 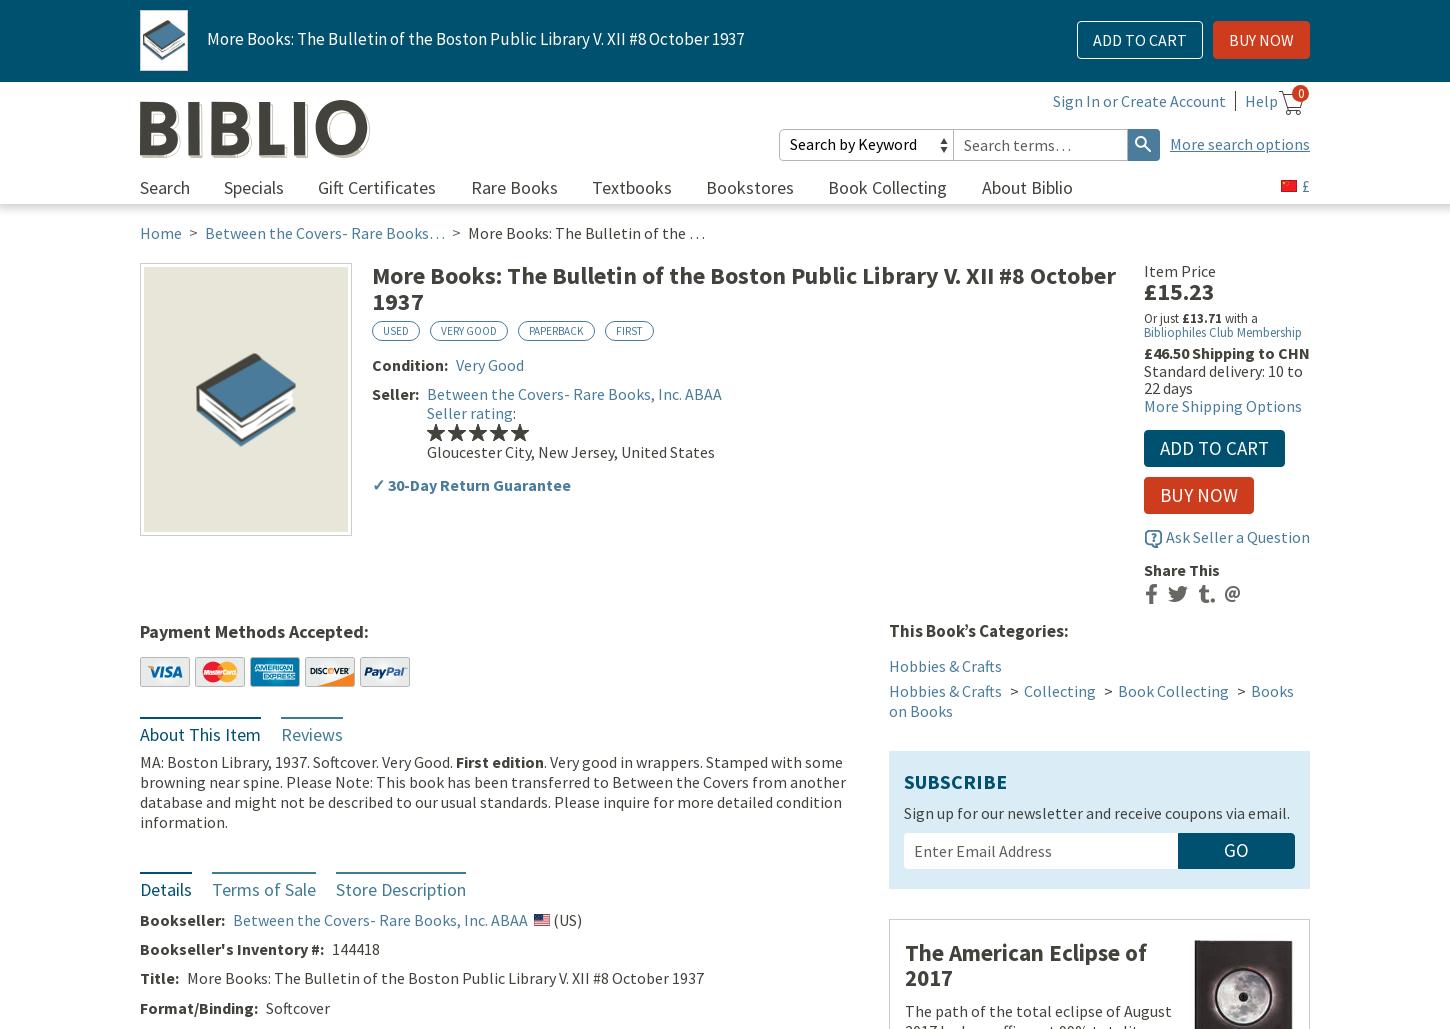 What do you see at coordinates (139, 921) in the screenshot?
I see `'Bookseller'` at bounding box center [139, 921].